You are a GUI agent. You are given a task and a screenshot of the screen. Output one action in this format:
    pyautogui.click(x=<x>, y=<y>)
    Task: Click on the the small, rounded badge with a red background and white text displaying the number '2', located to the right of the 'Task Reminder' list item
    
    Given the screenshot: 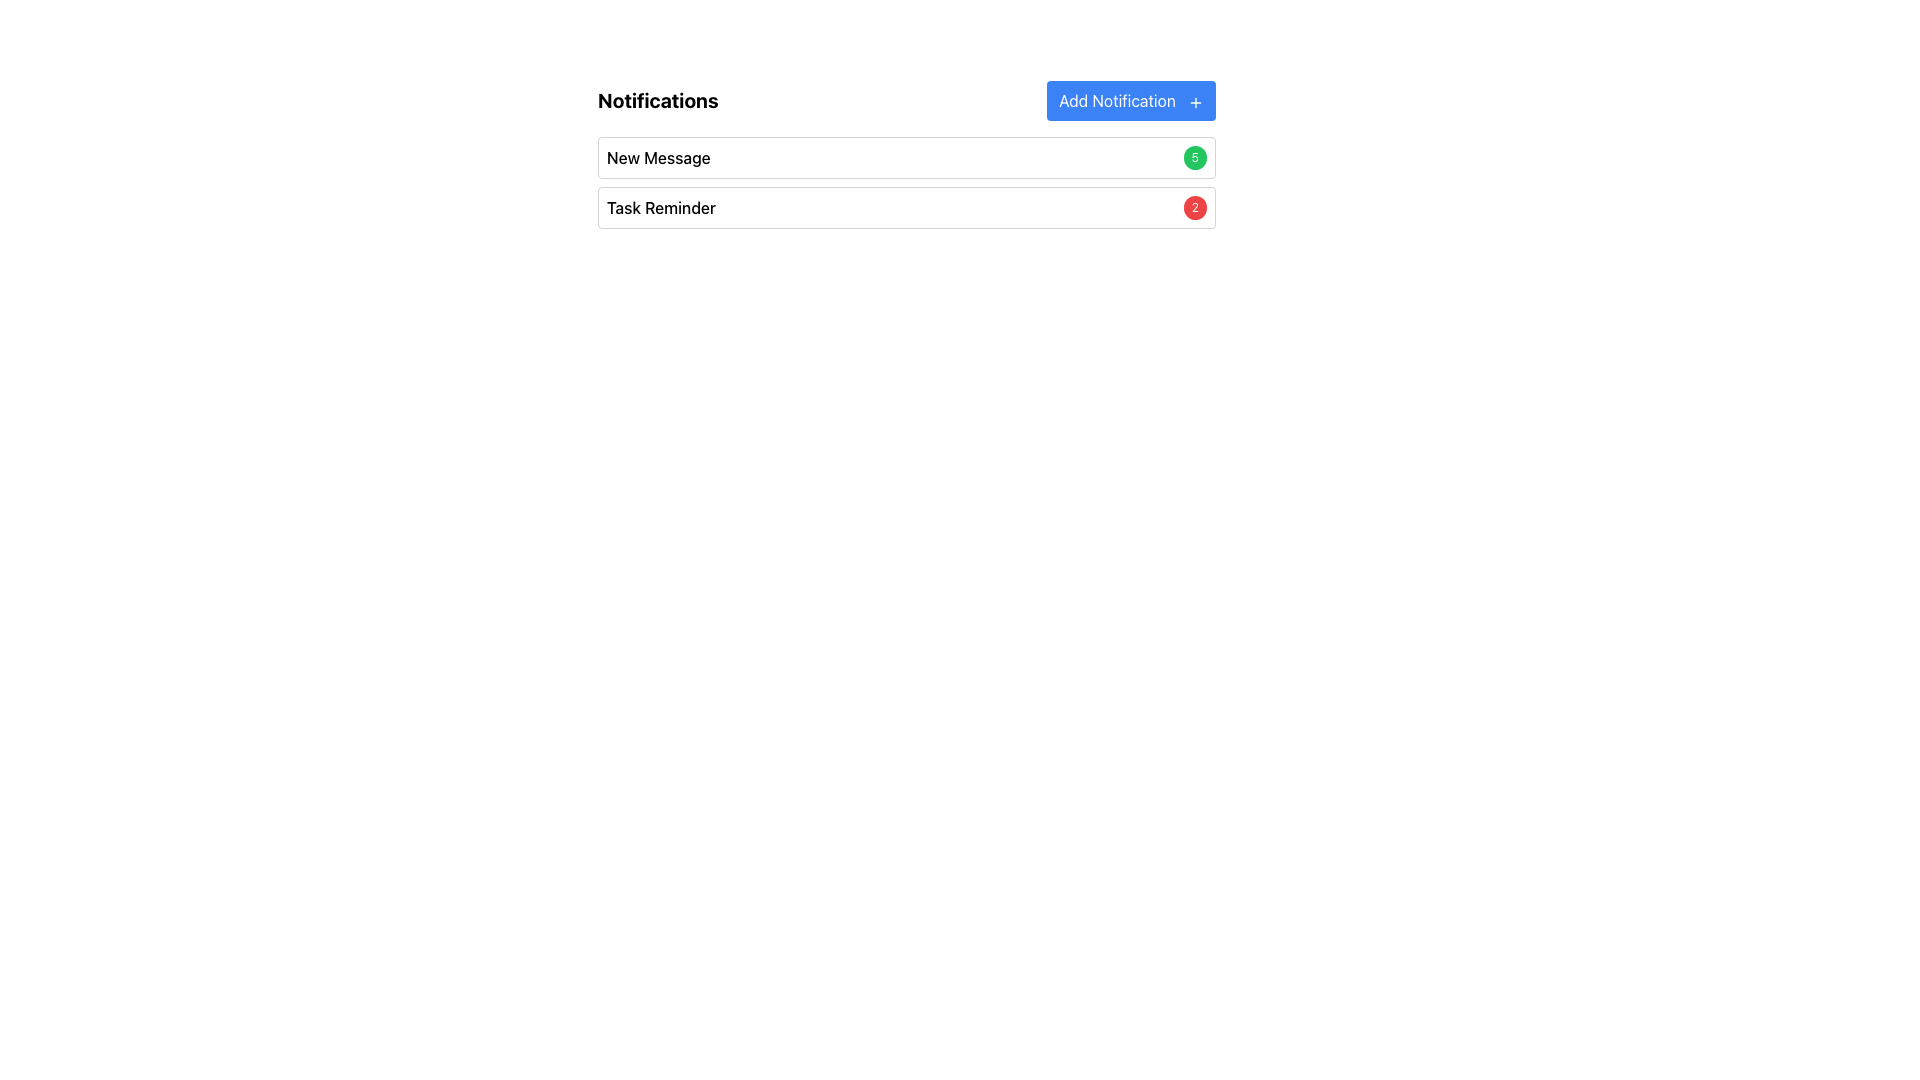 What is the action you would take?
    pyautogui.click(x=1195, y=208)
    